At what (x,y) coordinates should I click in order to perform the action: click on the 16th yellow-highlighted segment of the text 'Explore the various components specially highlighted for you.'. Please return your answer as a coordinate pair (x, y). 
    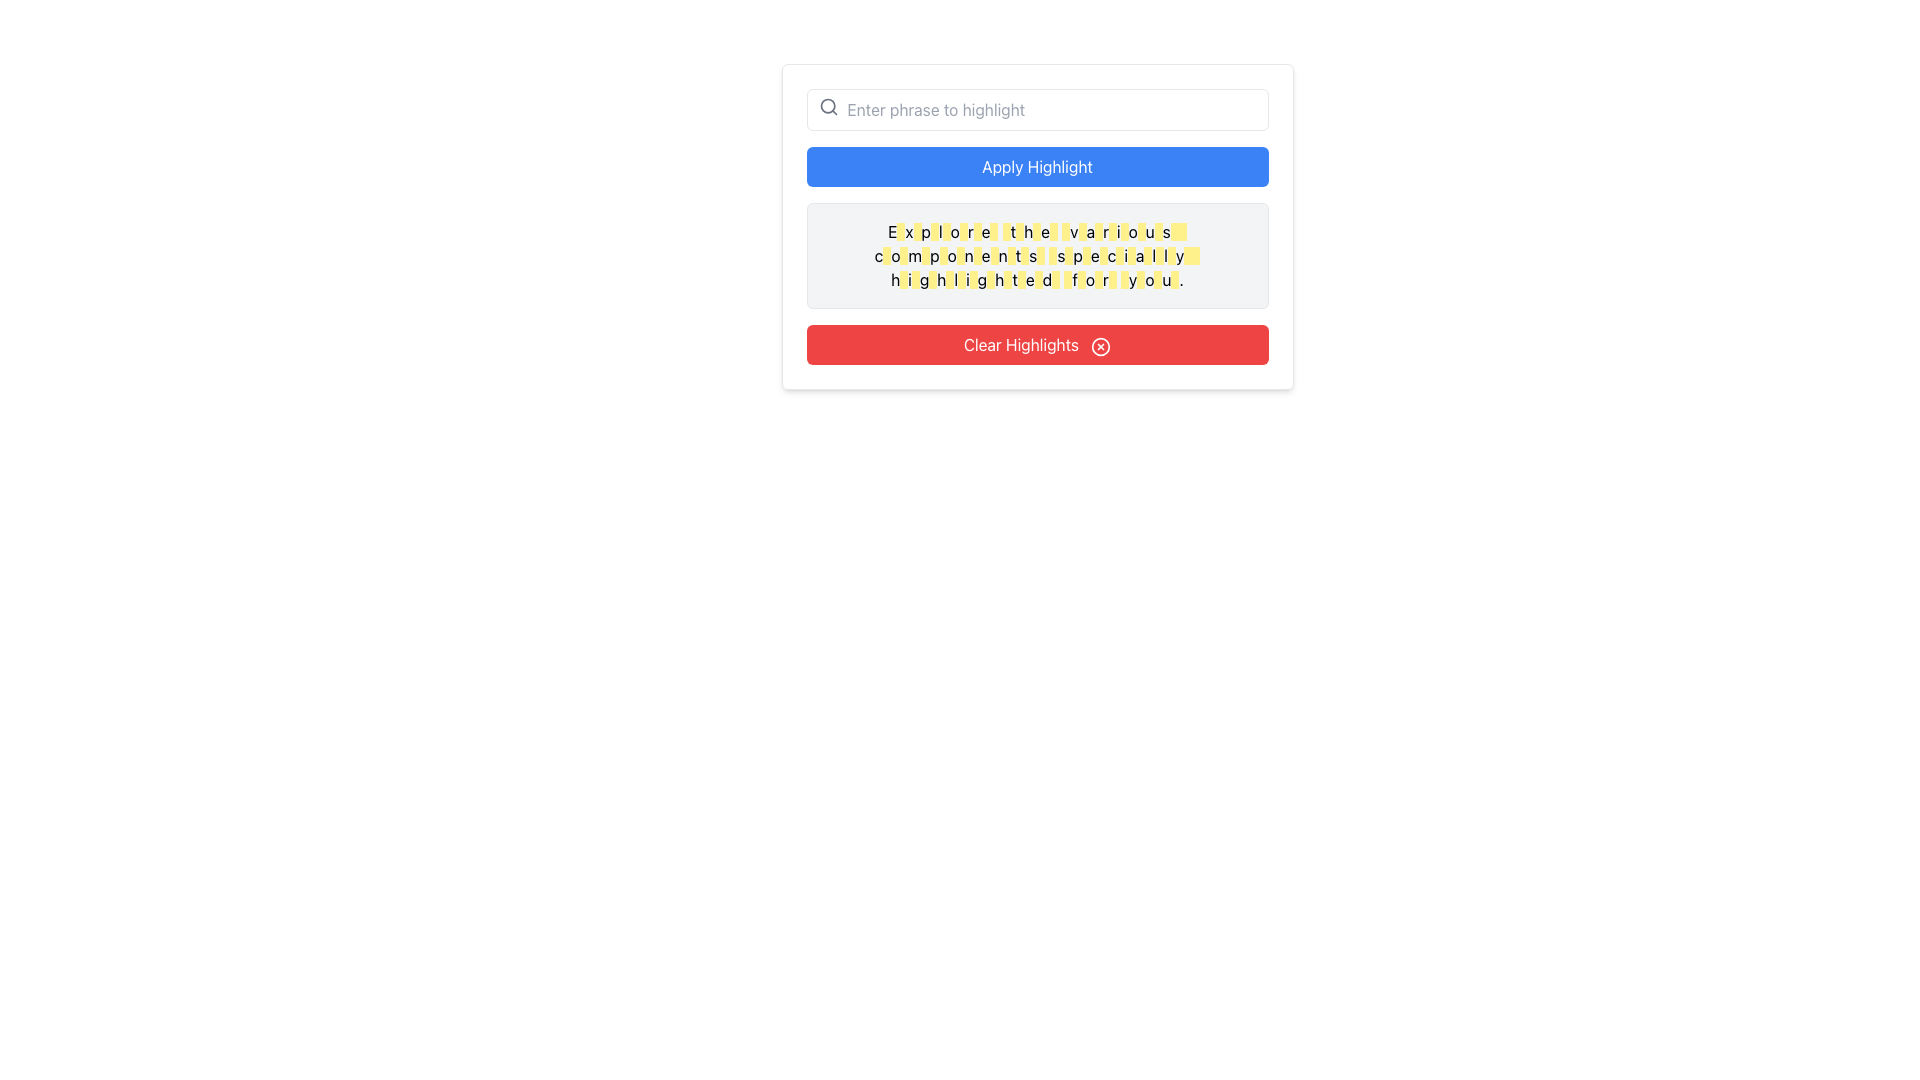
    Looking at the image, I should click on (1124, 230).